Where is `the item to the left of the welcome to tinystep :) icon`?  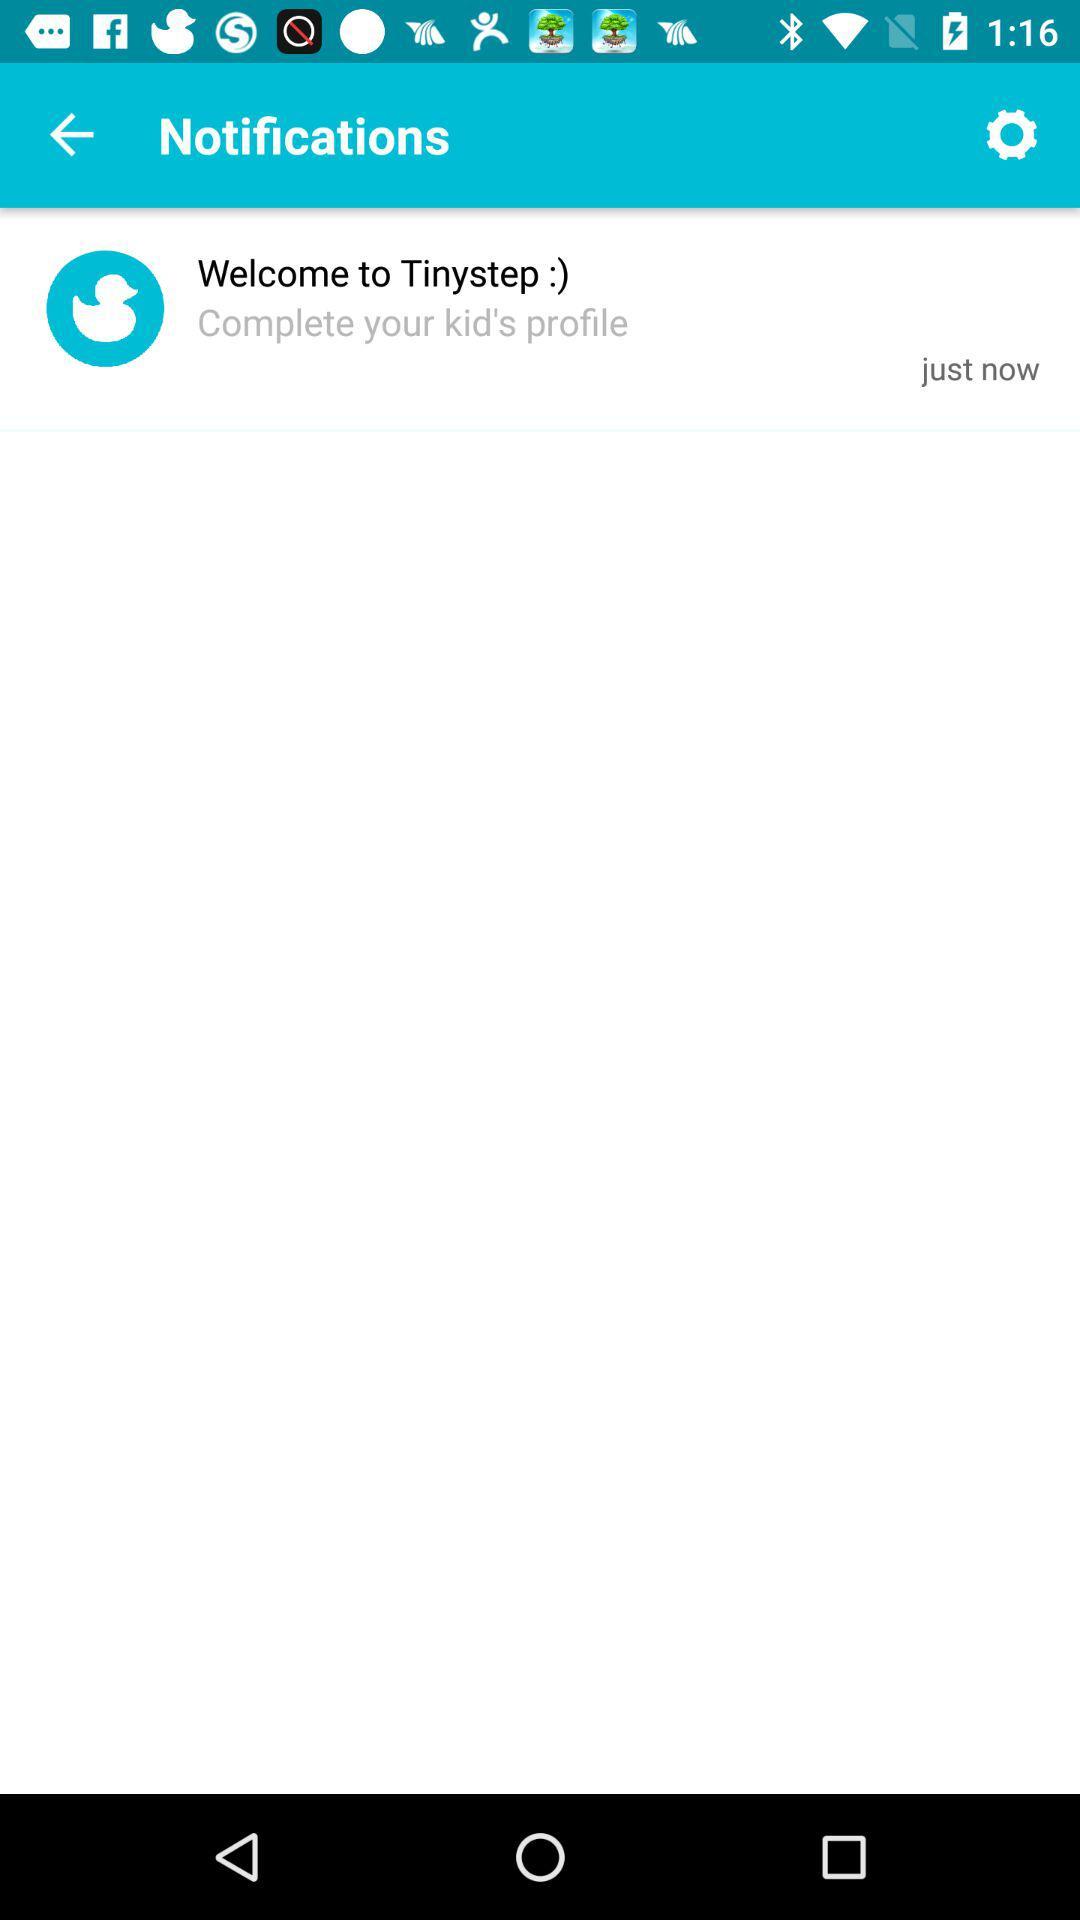
the item to the left of the welcome to tinystep :) icon is located at coordinates (105, 312).